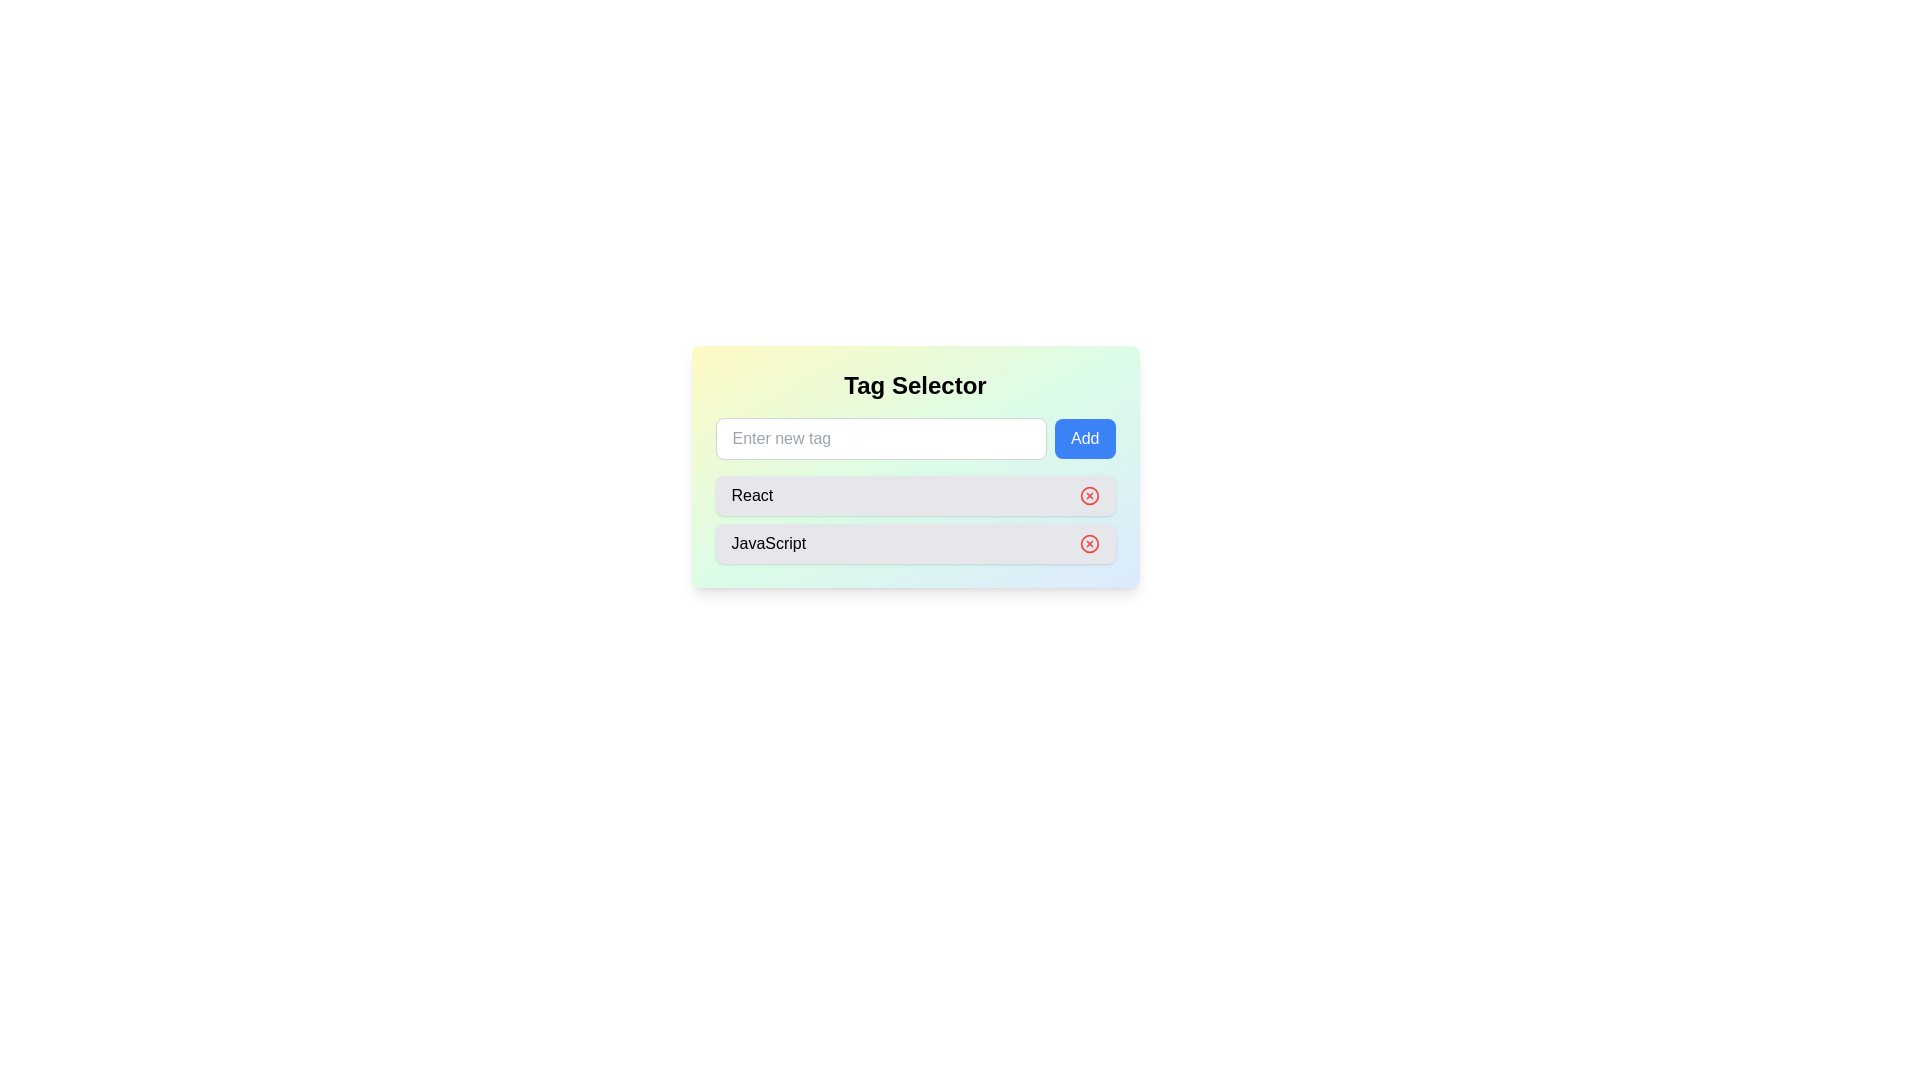 The image size is (1920, 1080). What do you see at coordinates (767, 543) in the screenshot?
I see `the text label displaying 'JavaScript'` at bounding box center [767, 543].